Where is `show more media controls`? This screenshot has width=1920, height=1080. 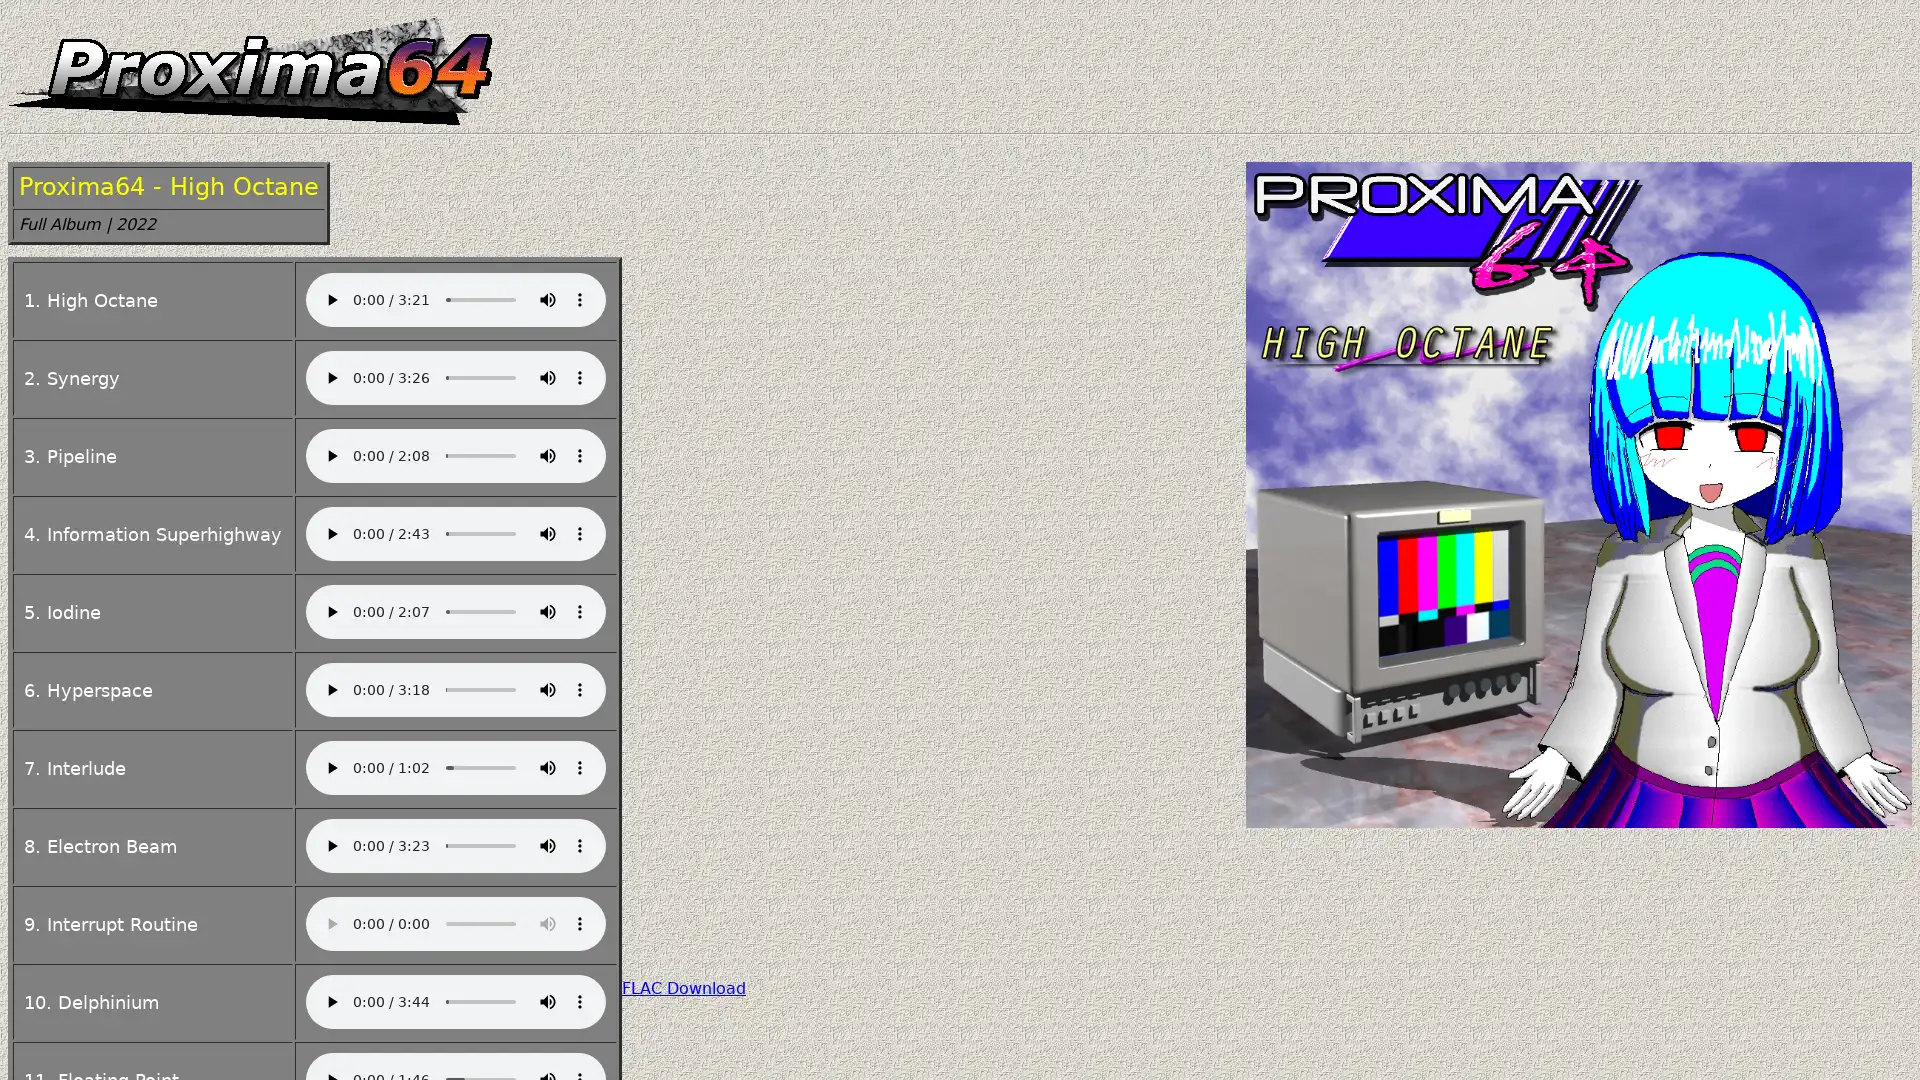 show more media controls is located at coordinates (579, 924).